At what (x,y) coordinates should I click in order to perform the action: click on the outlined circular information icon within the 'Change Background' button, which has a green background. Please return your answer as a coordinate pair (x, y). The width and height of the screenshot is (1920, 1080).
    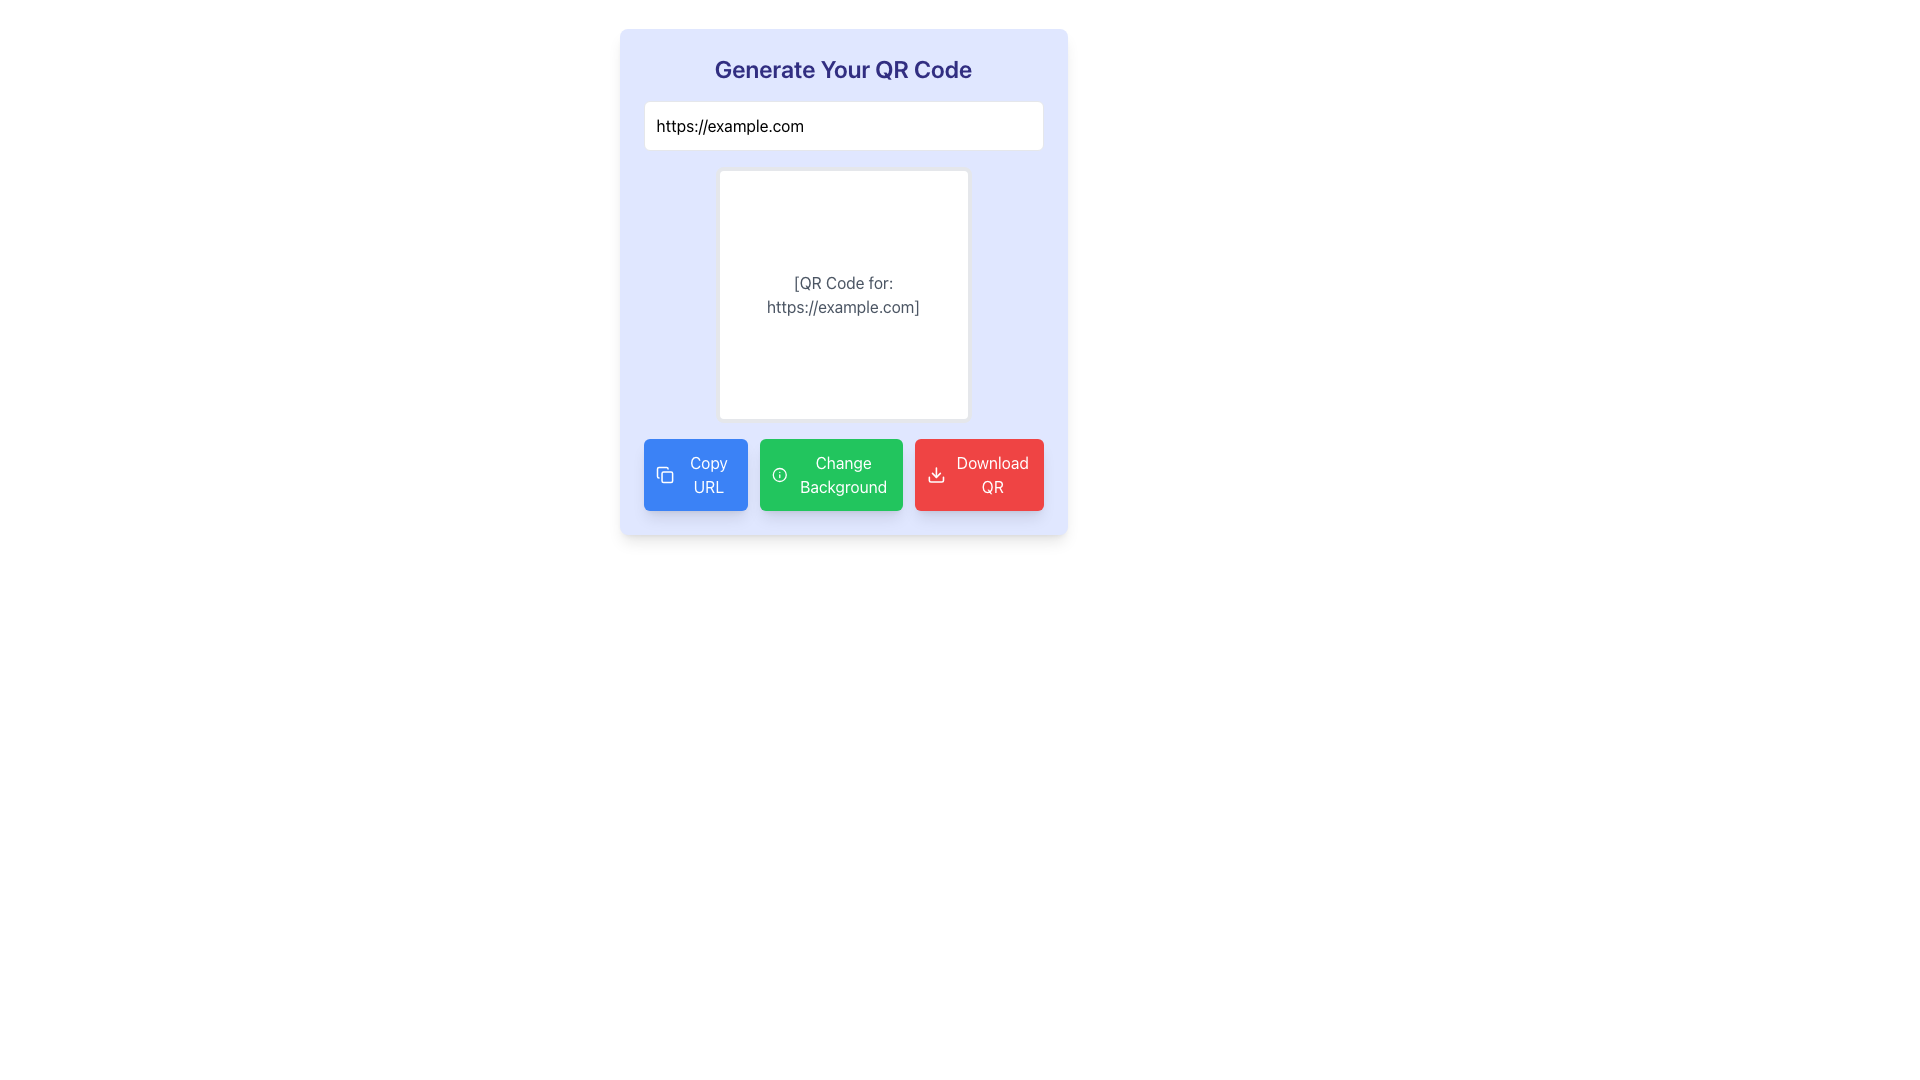
    Looking at the image, I should click on (779, 474).